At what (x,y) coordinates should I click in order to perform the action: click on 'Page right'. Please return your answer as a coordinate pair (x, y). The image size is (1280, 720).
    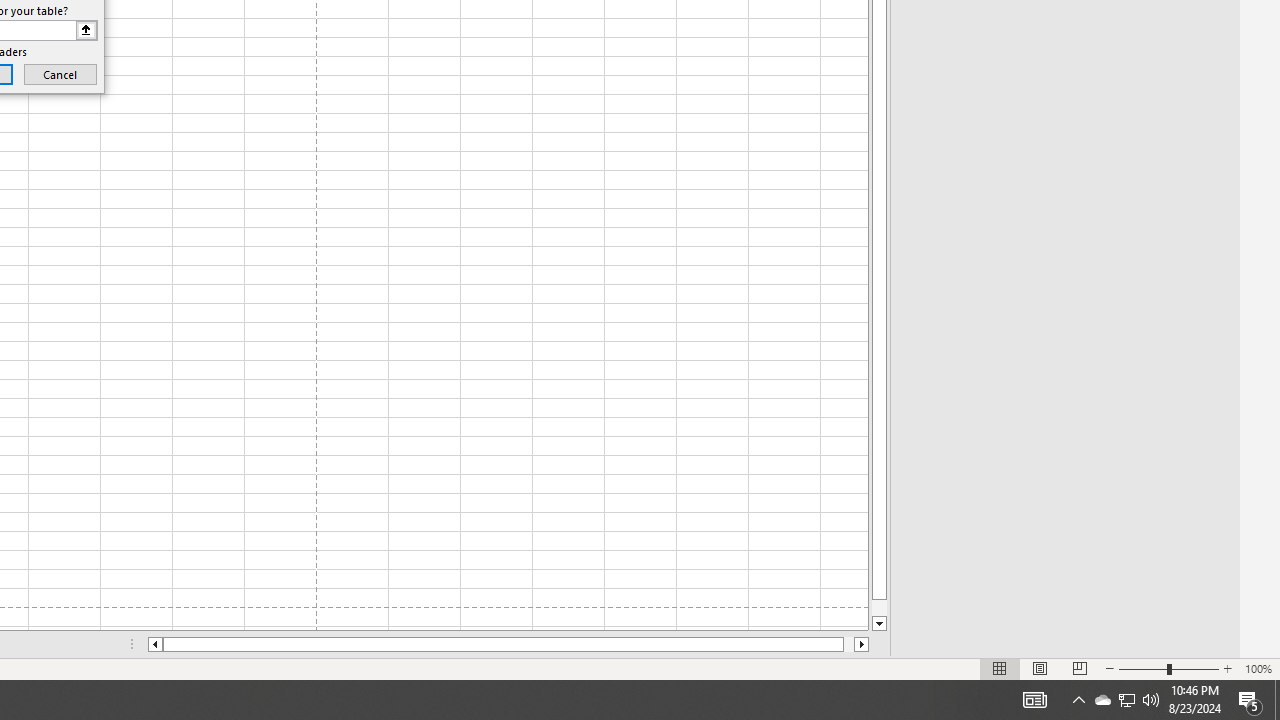
    Looking at the image, I should click on (848, 644).